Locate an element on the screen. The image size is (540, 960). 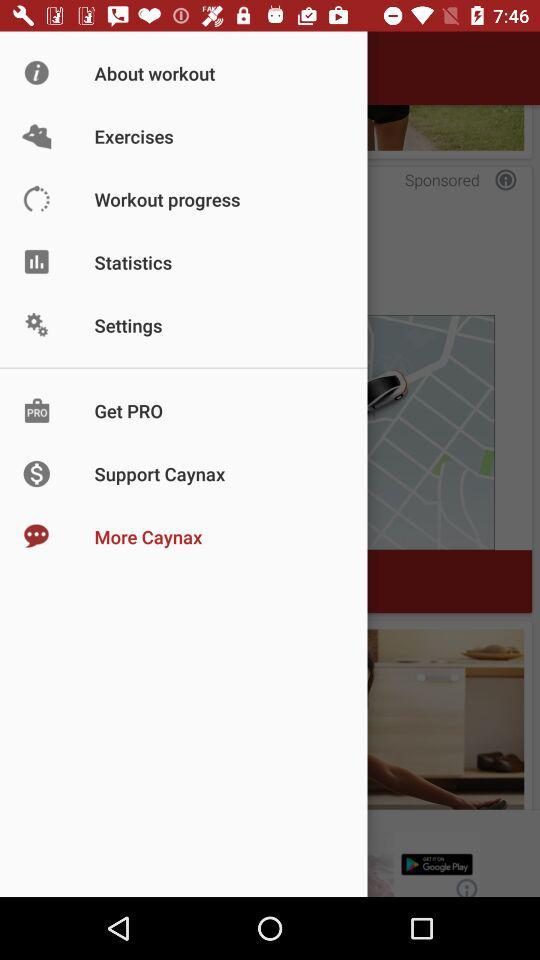
the button which is above the workout progress is located at coordinates (270, 126).